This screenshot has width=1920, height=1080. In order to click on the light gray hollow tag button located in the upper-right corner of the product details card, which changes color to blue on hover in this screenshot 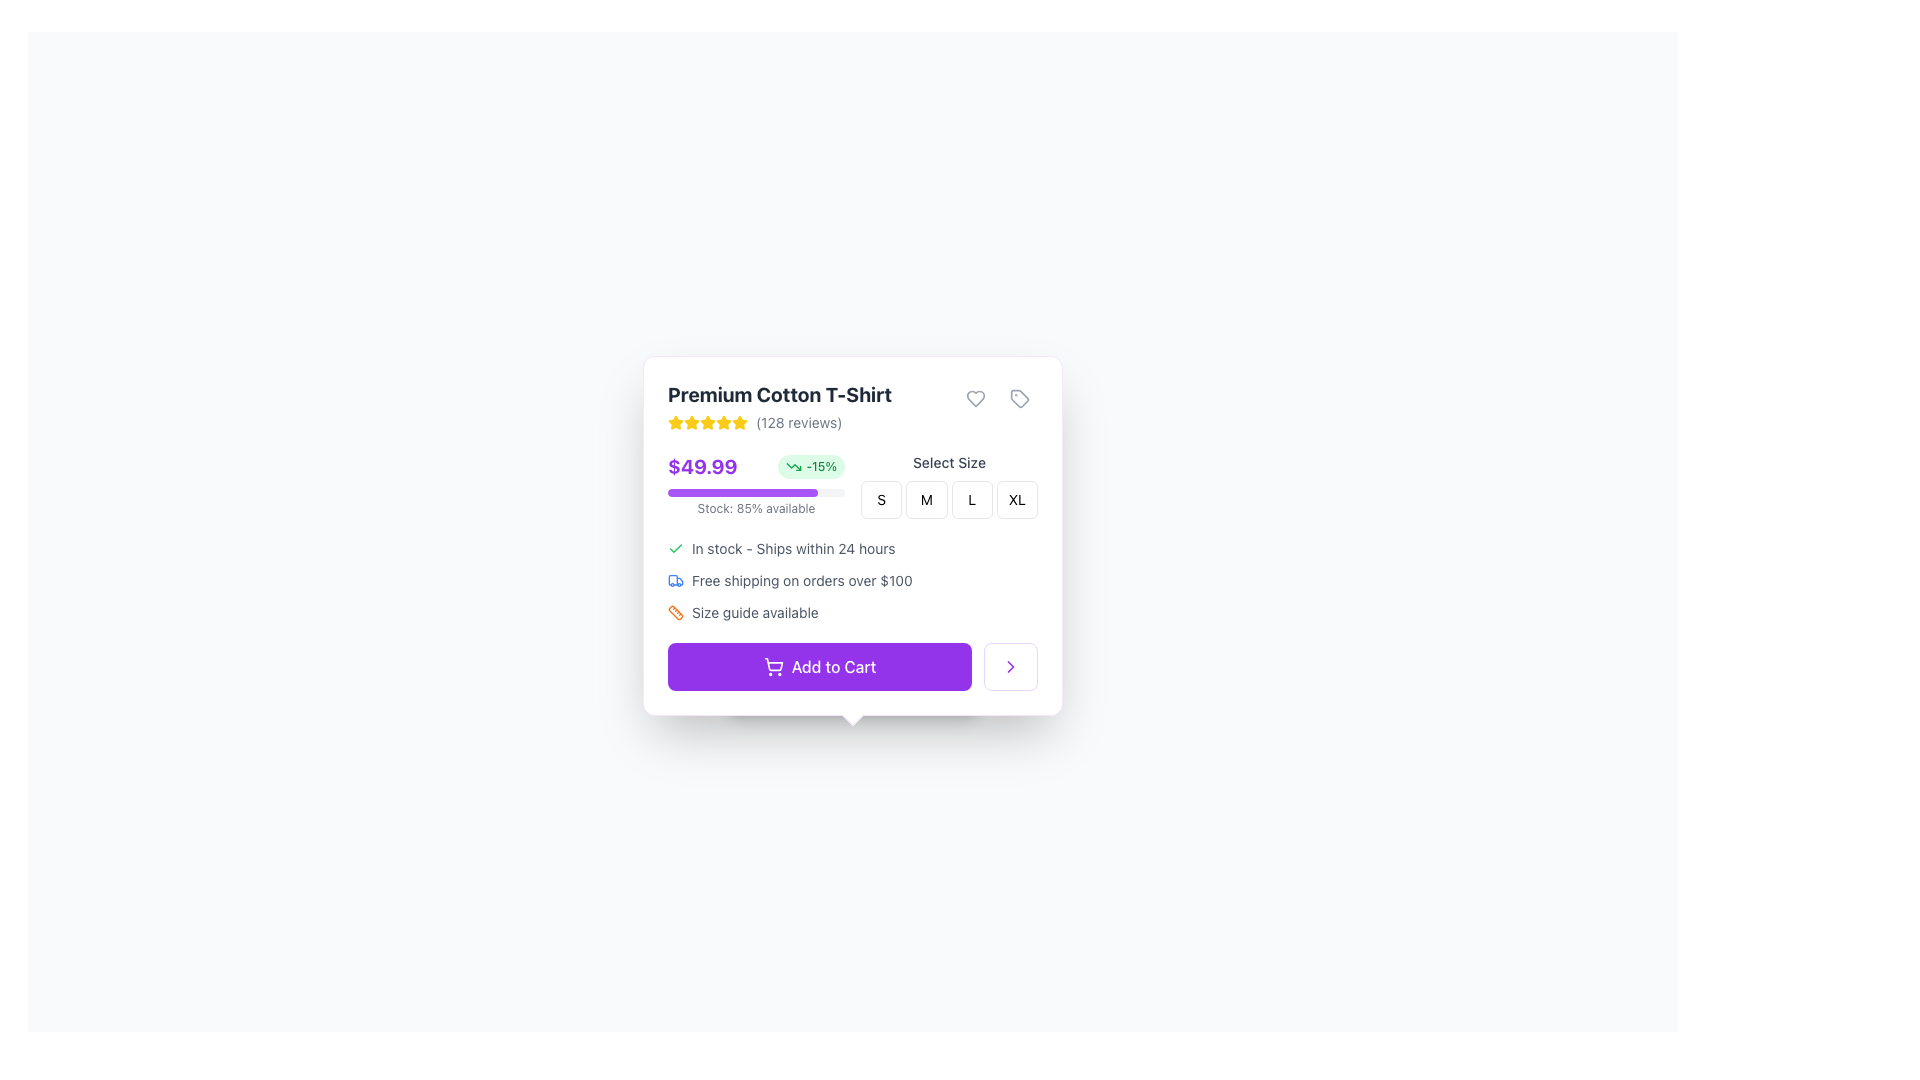, I will do `click(1019, 398)`.